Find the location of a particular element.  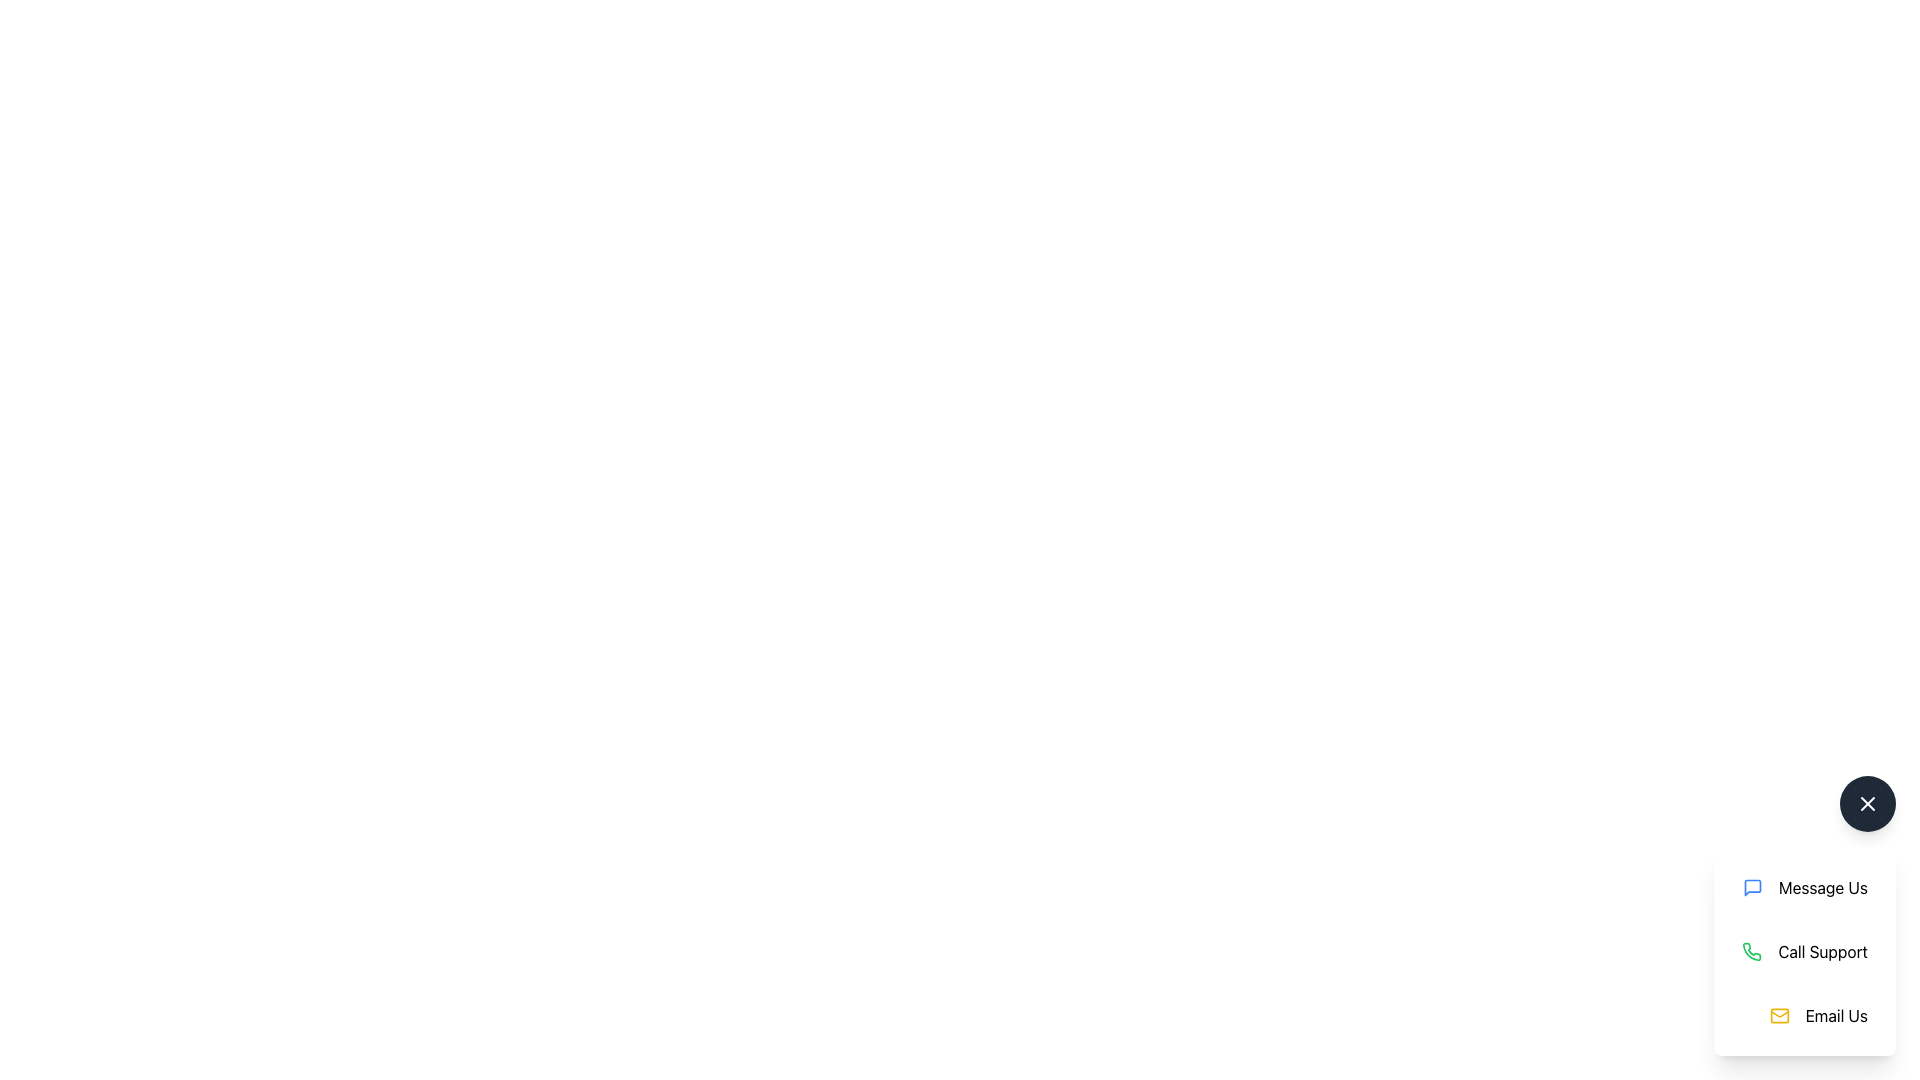

the 'Email Us' button, which is a rectangular button with an envelope icon and the text 'Email Us', located as the last item in a vertical list of buttons is located at coordinates (1818, 1015).